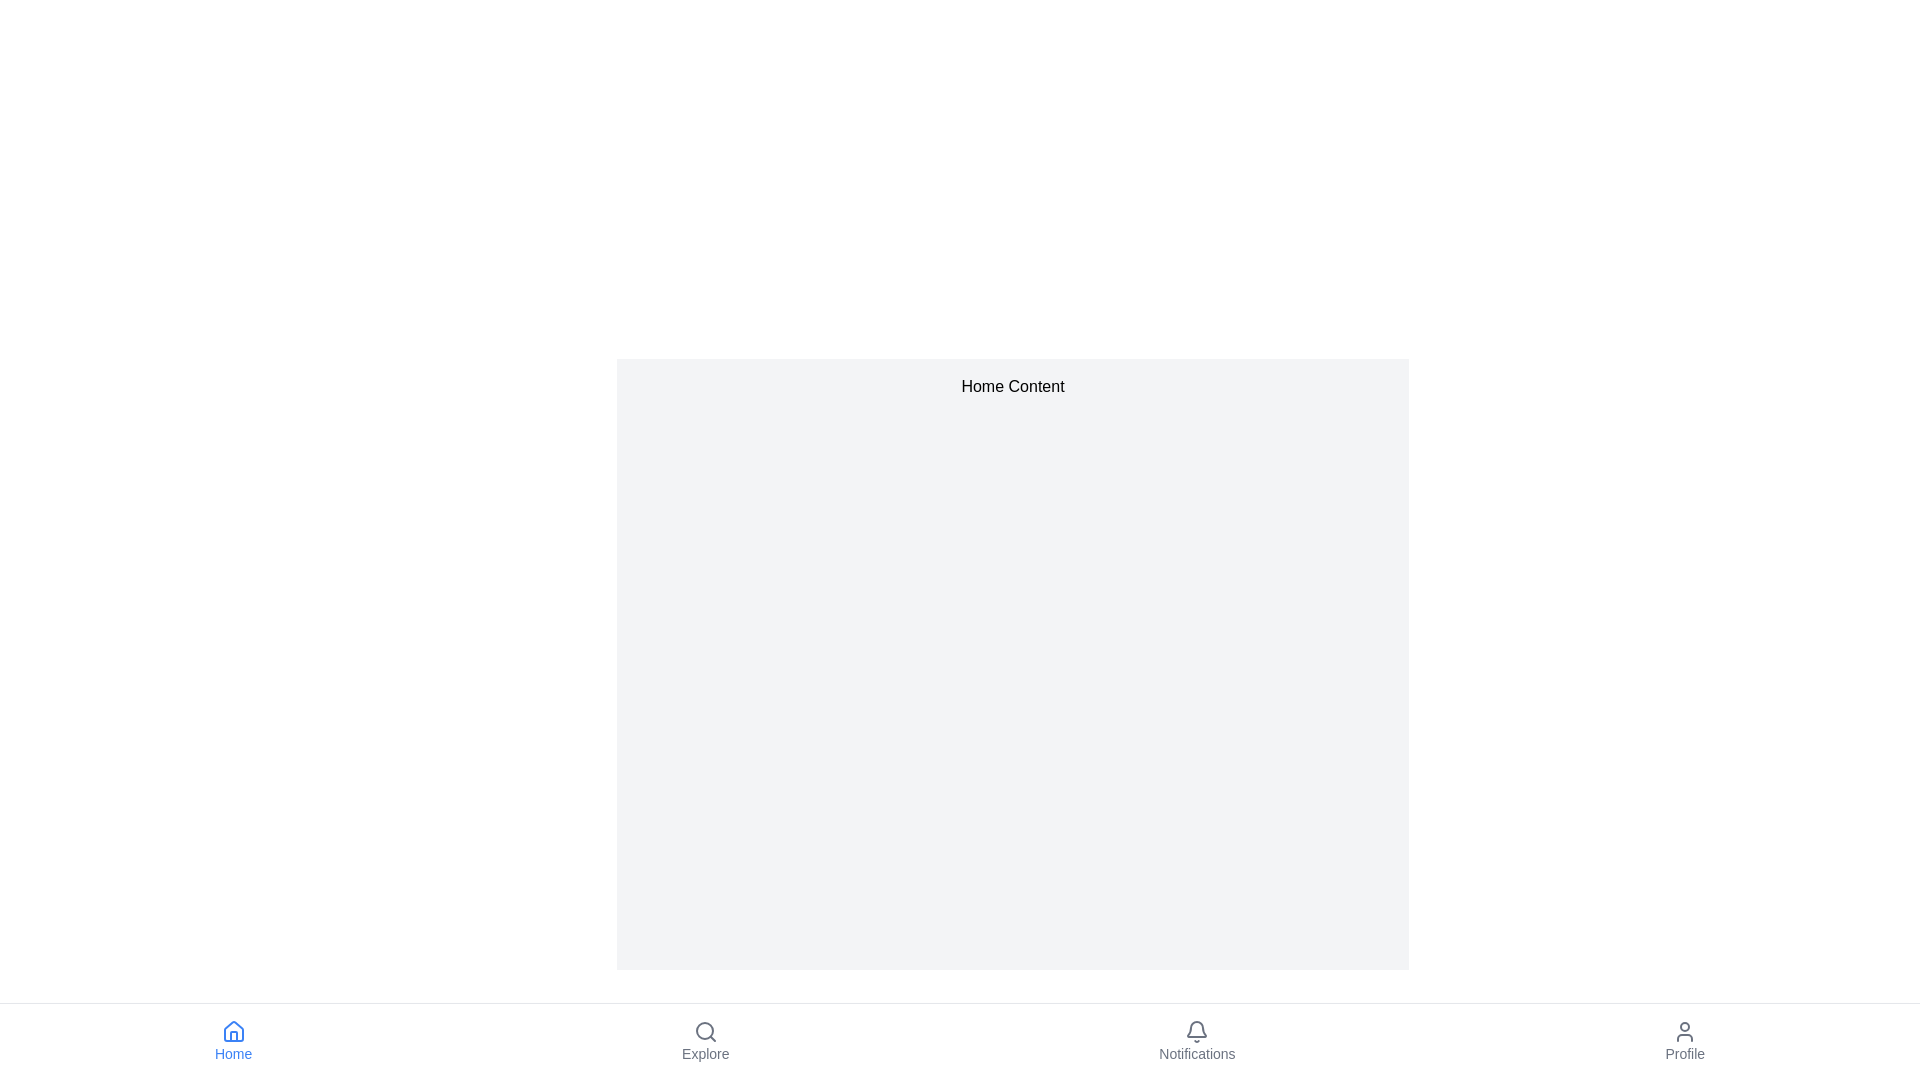  What do you see at coordinates (1197, 1032) in the screenshot?
I see `the notifications icon located in the bottom navigation bar, in the middle-right section above the label 'Notifications'` at bounding box center [1197, 1032].